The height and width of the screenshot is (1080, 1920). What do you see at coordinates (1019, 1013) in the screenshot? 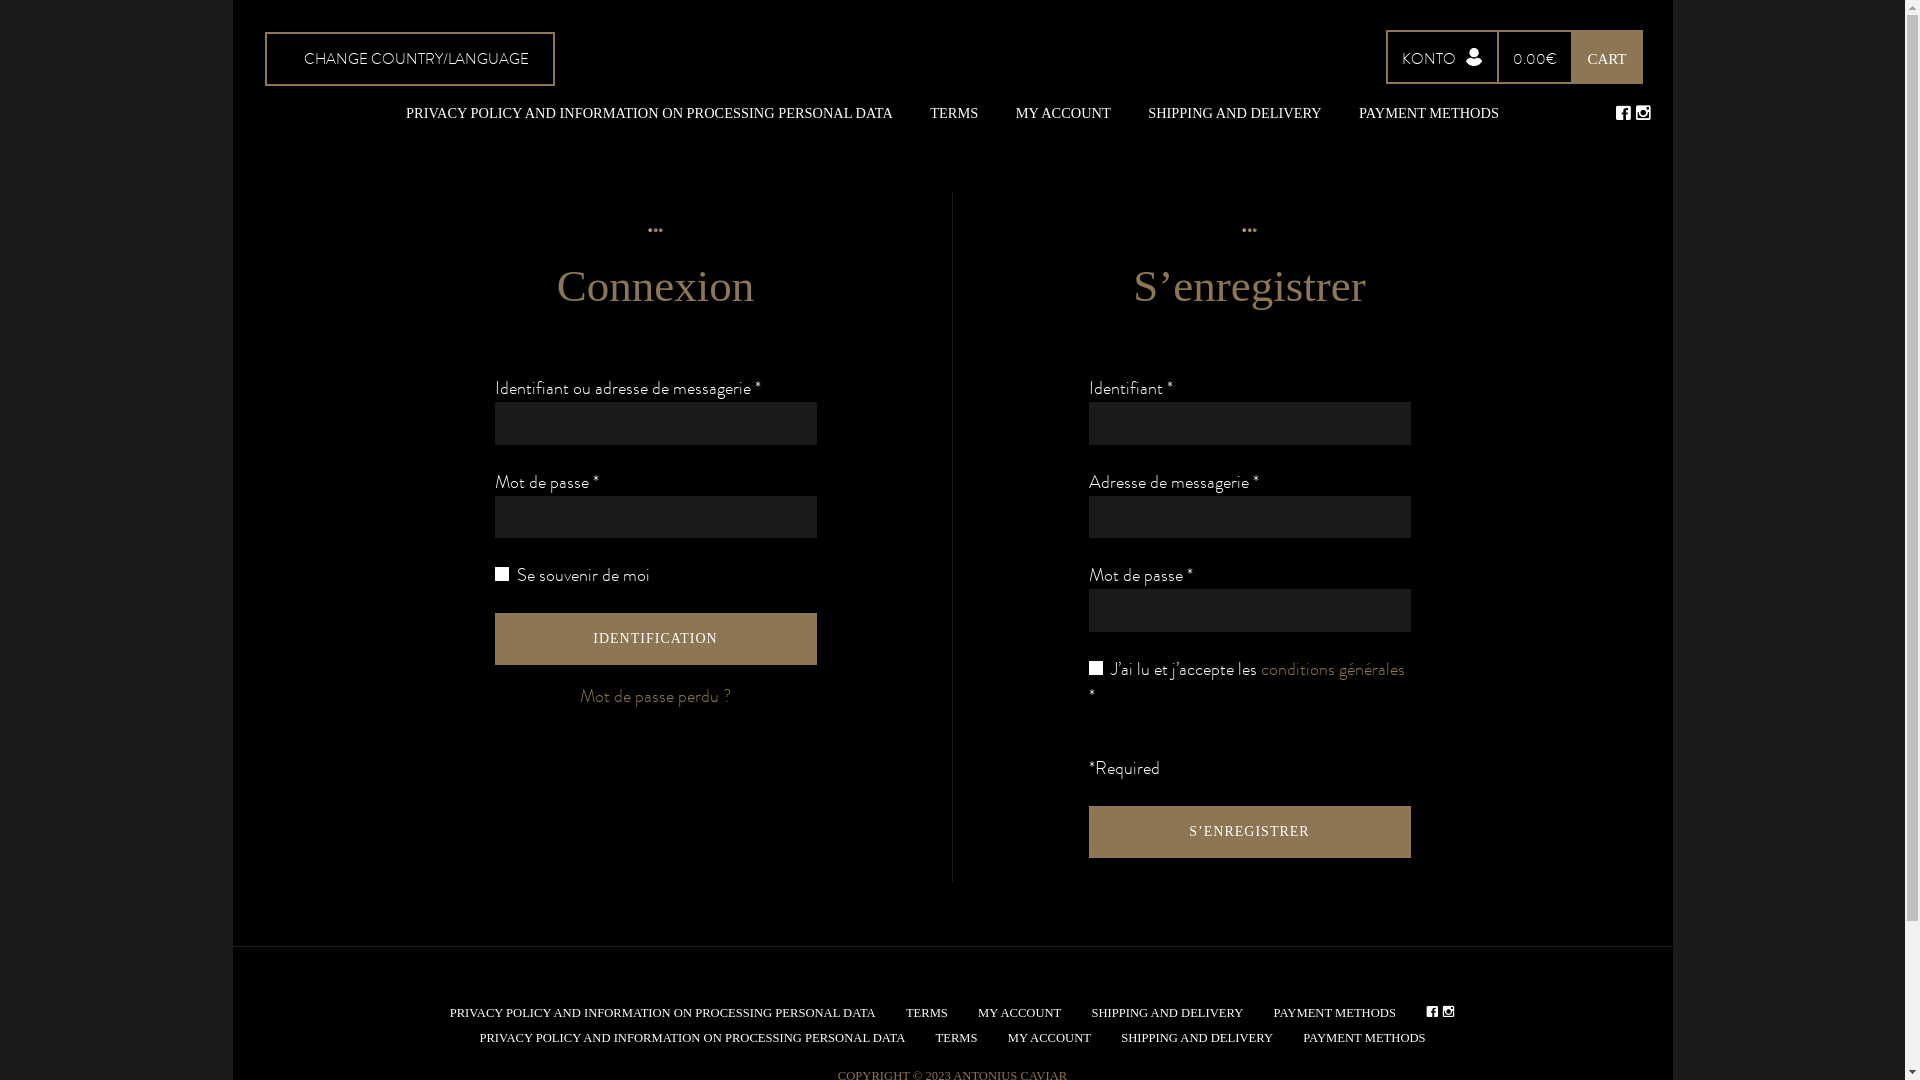
I see `'MY ACCOUNT'` at bounding box center [1019, 1013].